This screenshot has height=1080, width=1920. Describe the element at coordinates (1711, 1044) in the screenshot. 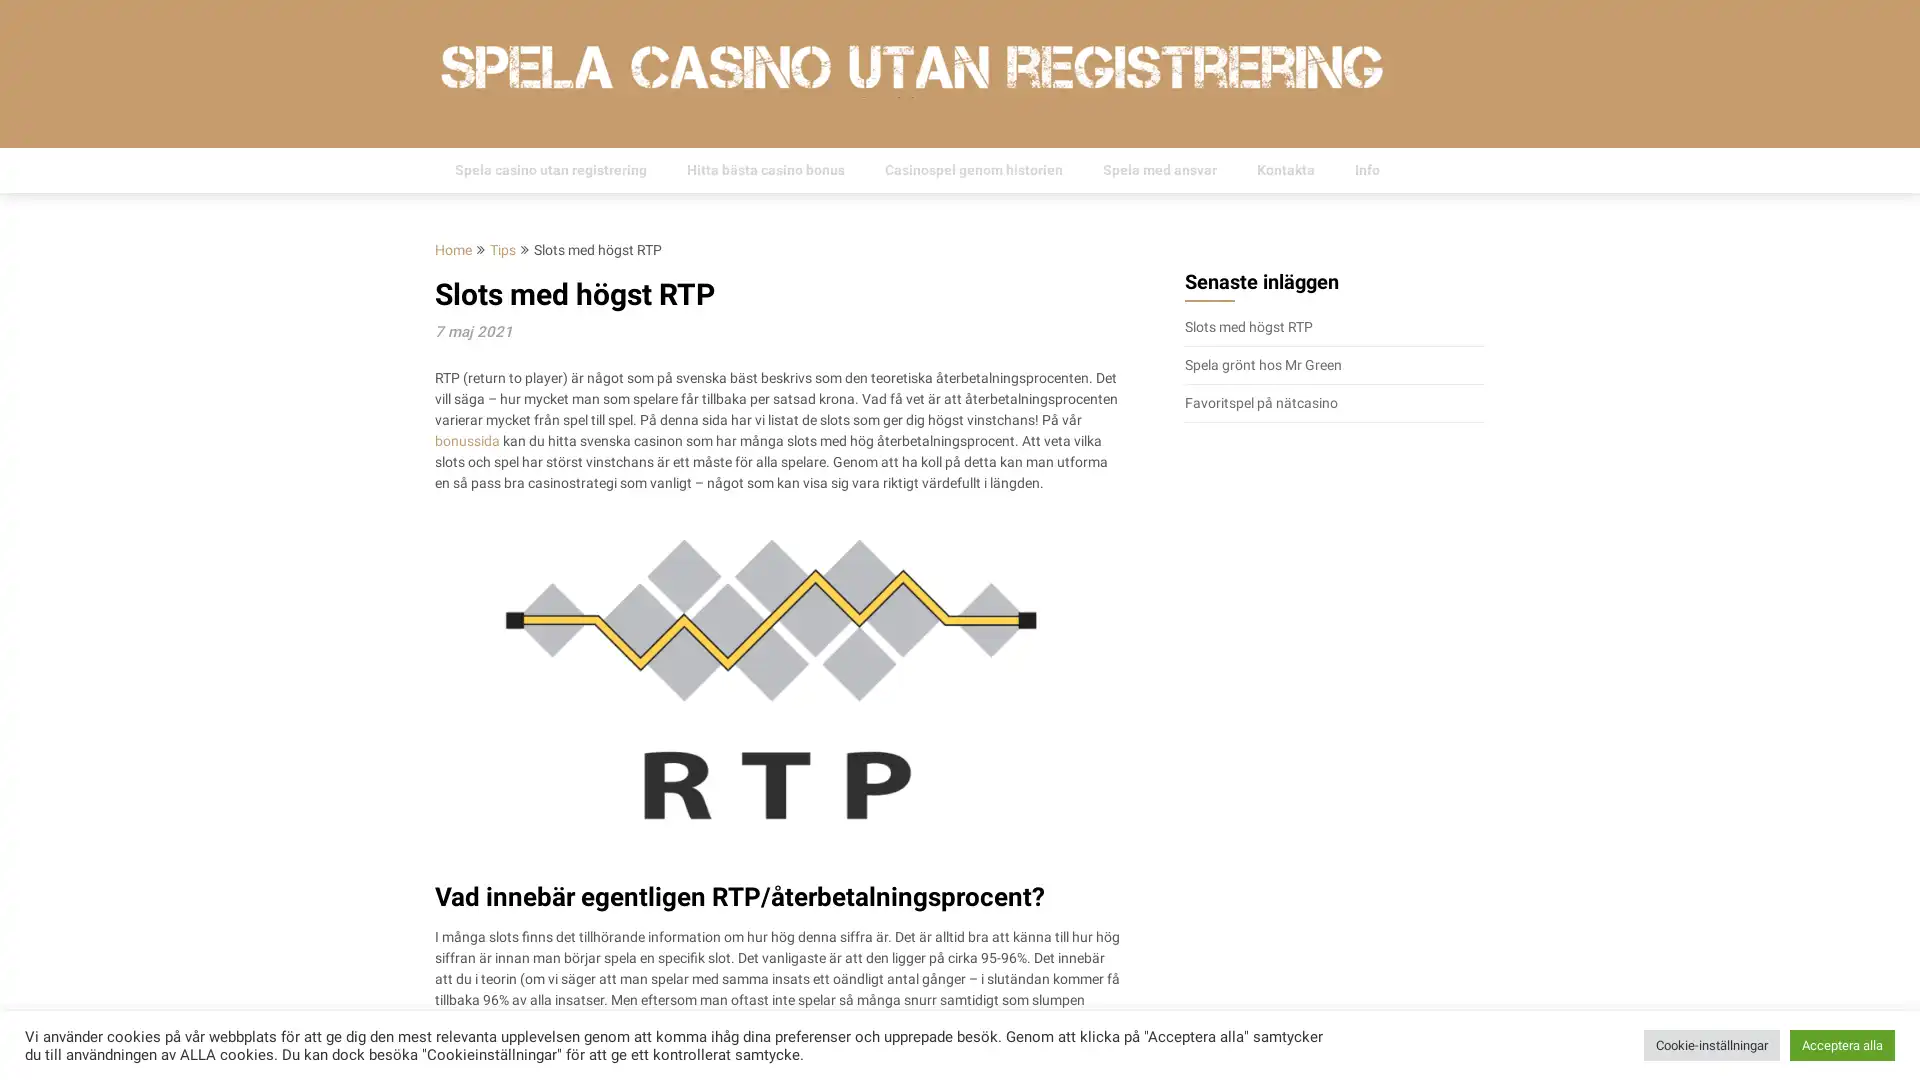

I see `Cookie-installningar` at that location.